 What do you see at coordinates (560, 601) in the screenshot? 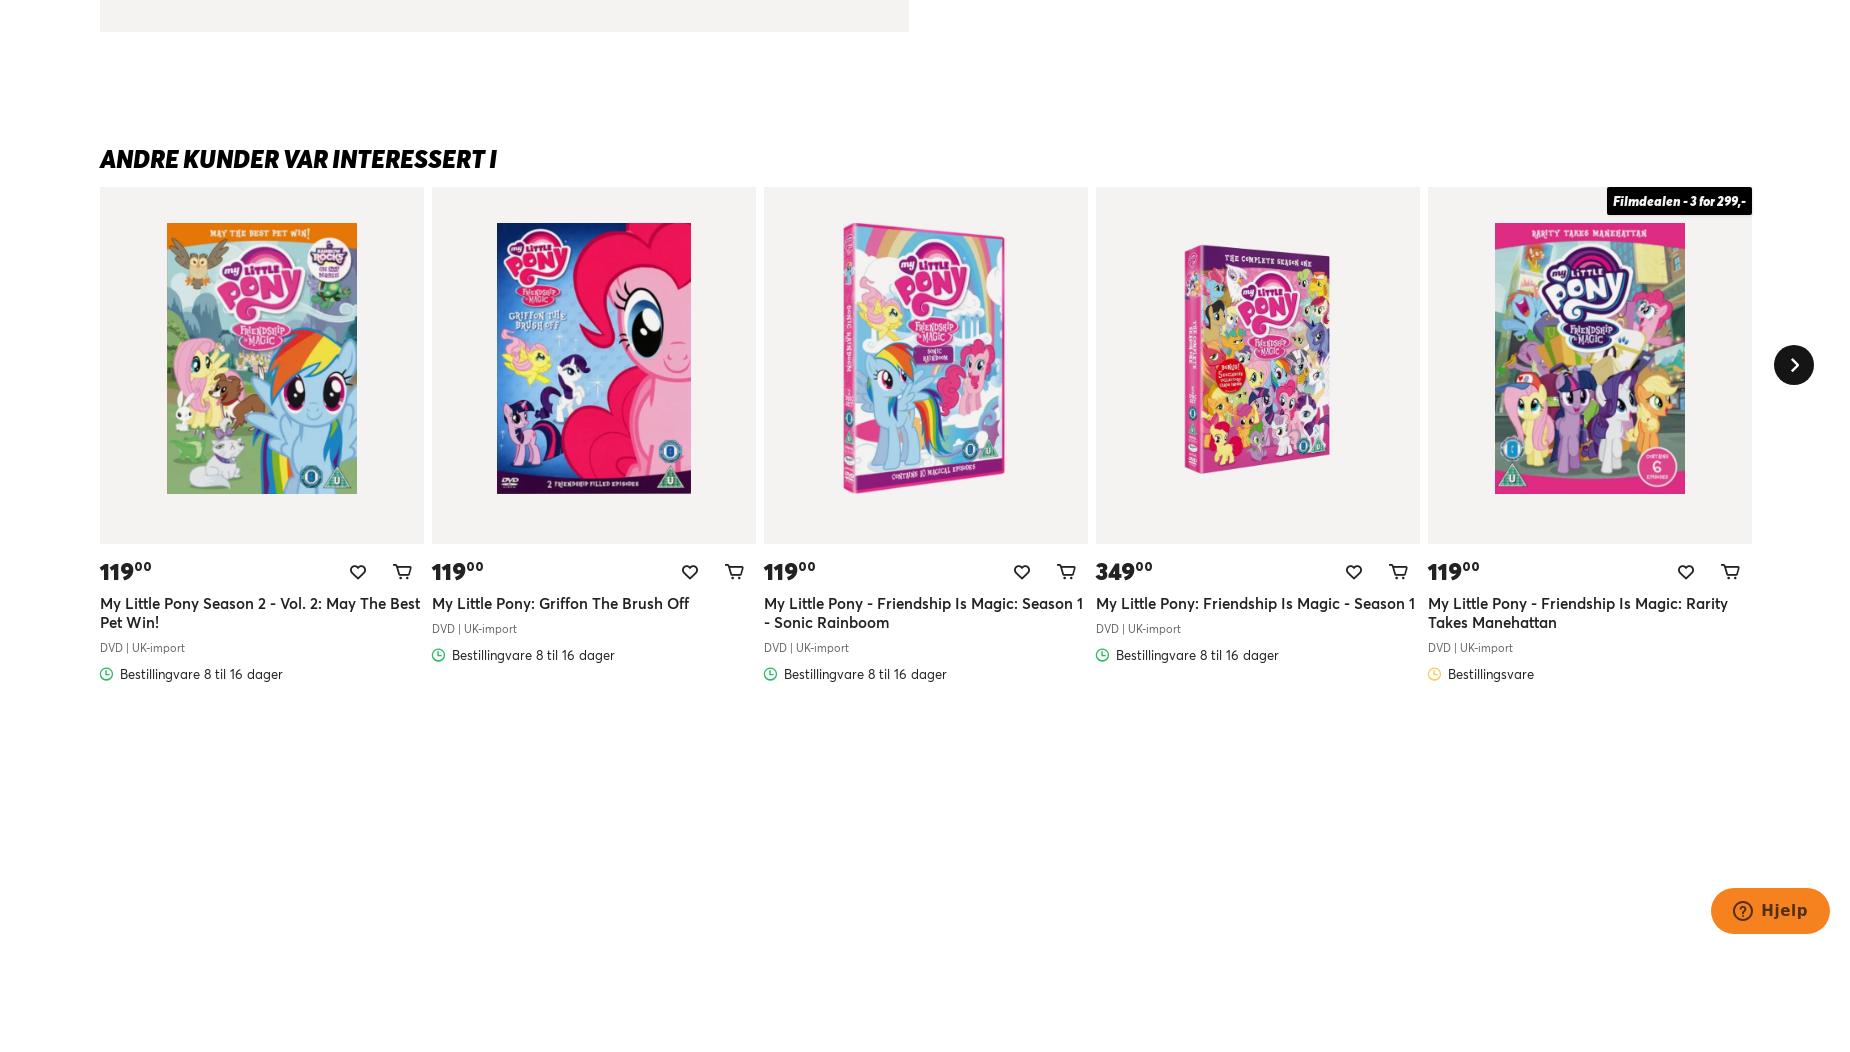
I see `'My Little Pony: Griffon The Brush Off'` at bounding box center [560, 601].